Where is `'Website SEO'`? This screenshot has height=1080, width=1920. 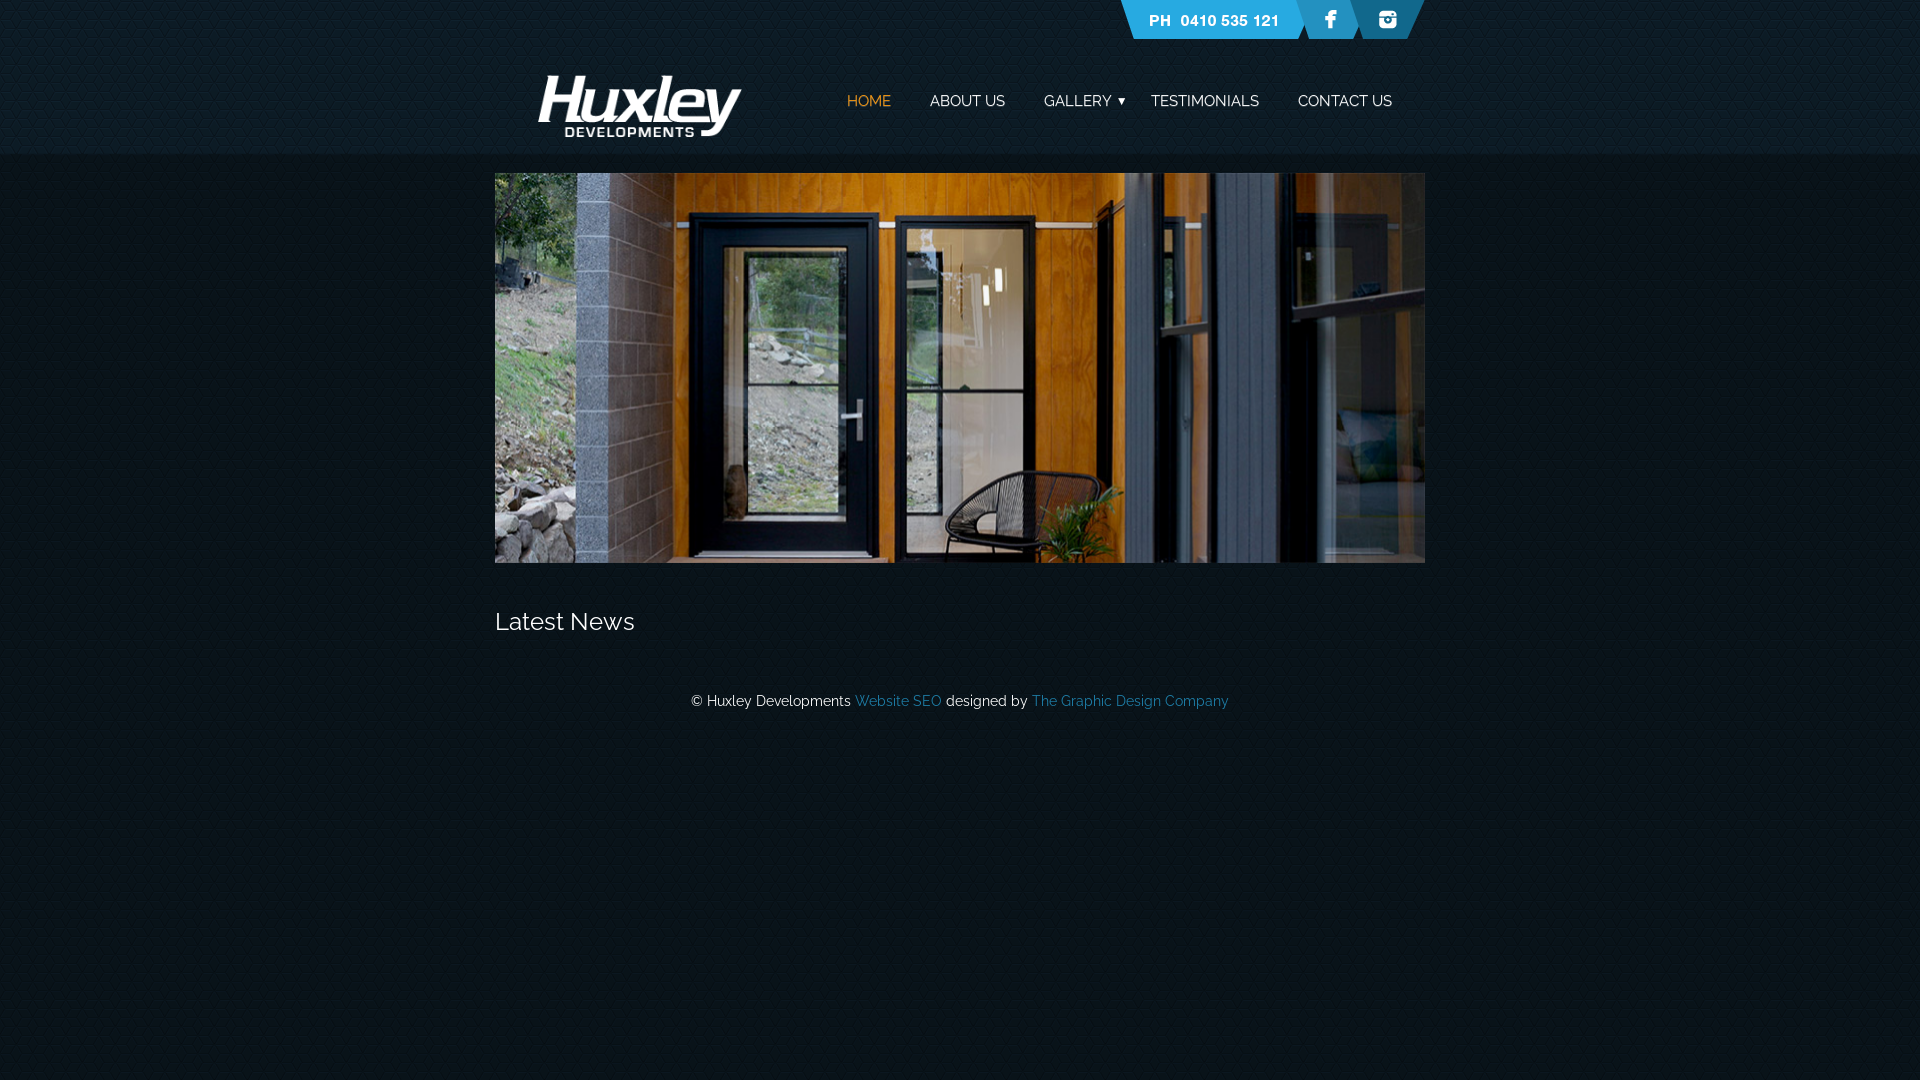
'Website SEO' is located at coordinates (897, 700).